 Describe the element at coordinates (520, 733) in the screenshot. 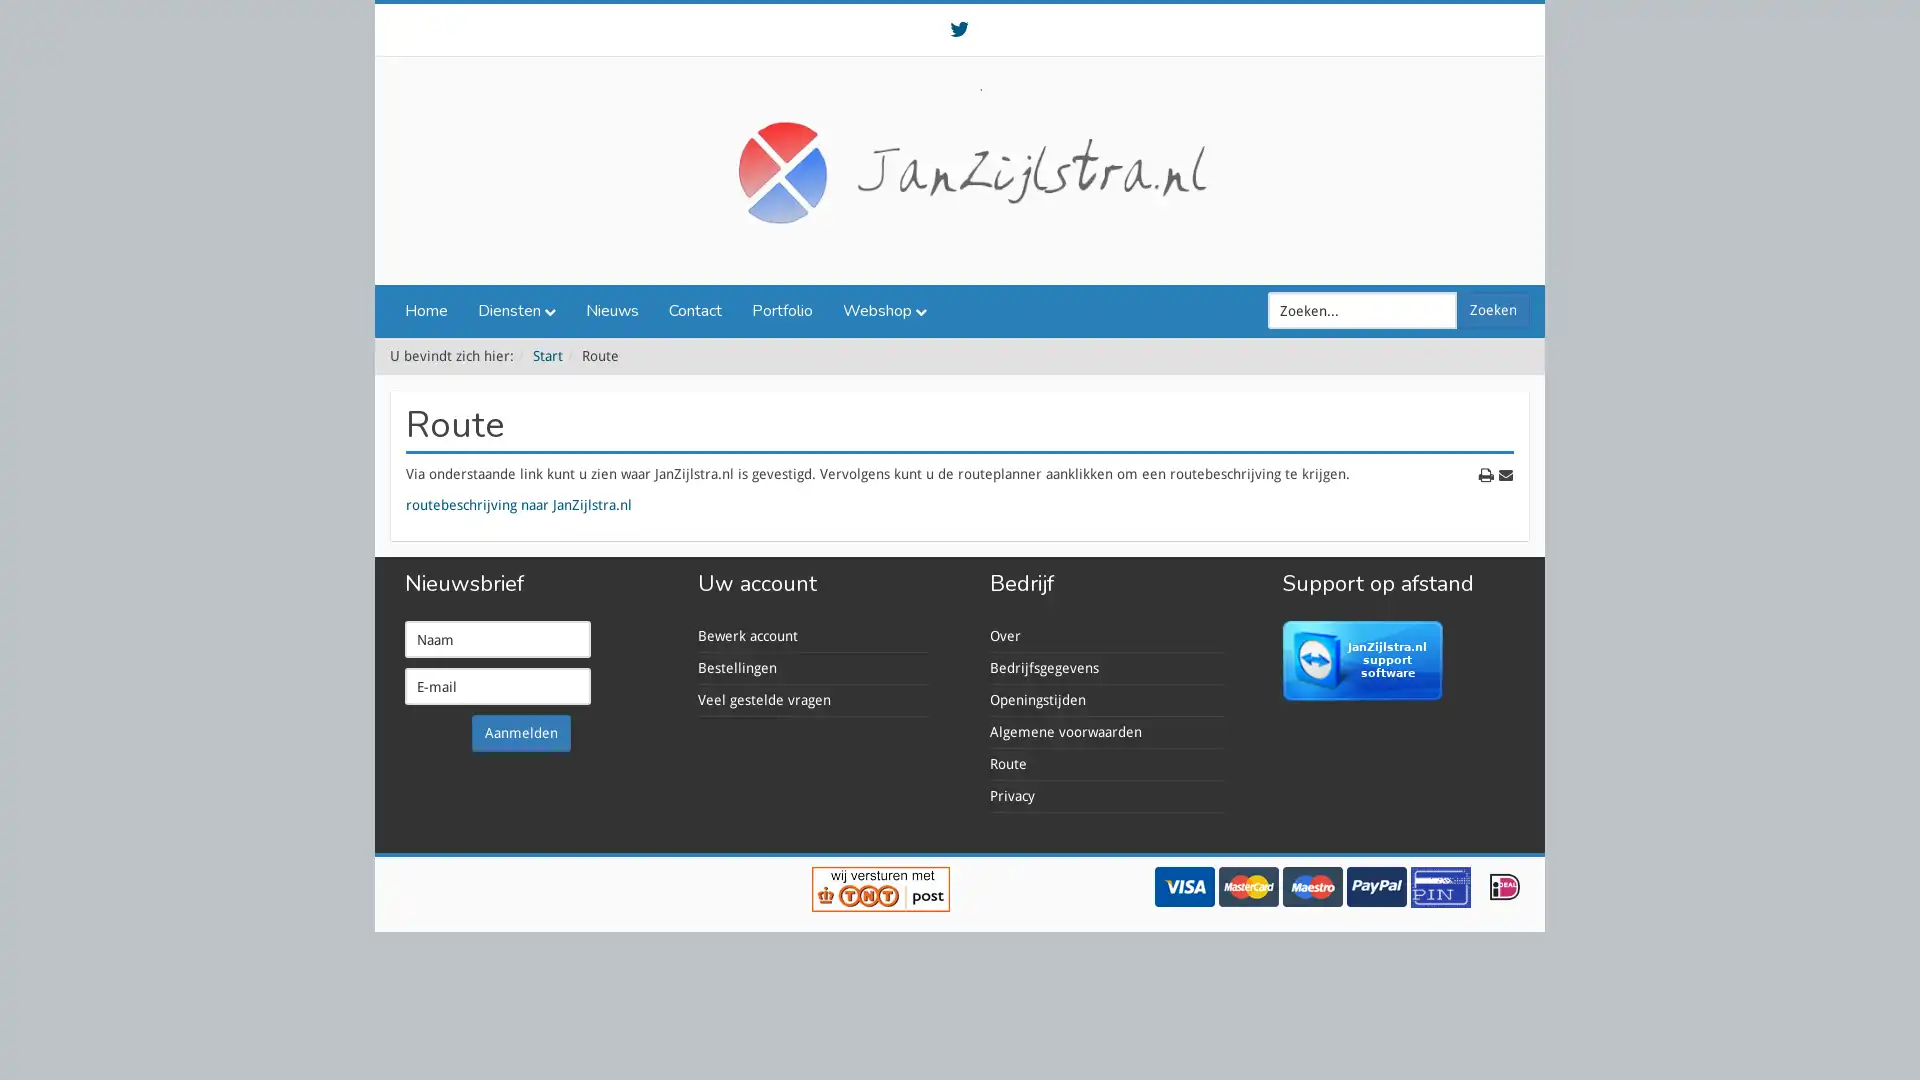

I see `Aanmelden` at that location.